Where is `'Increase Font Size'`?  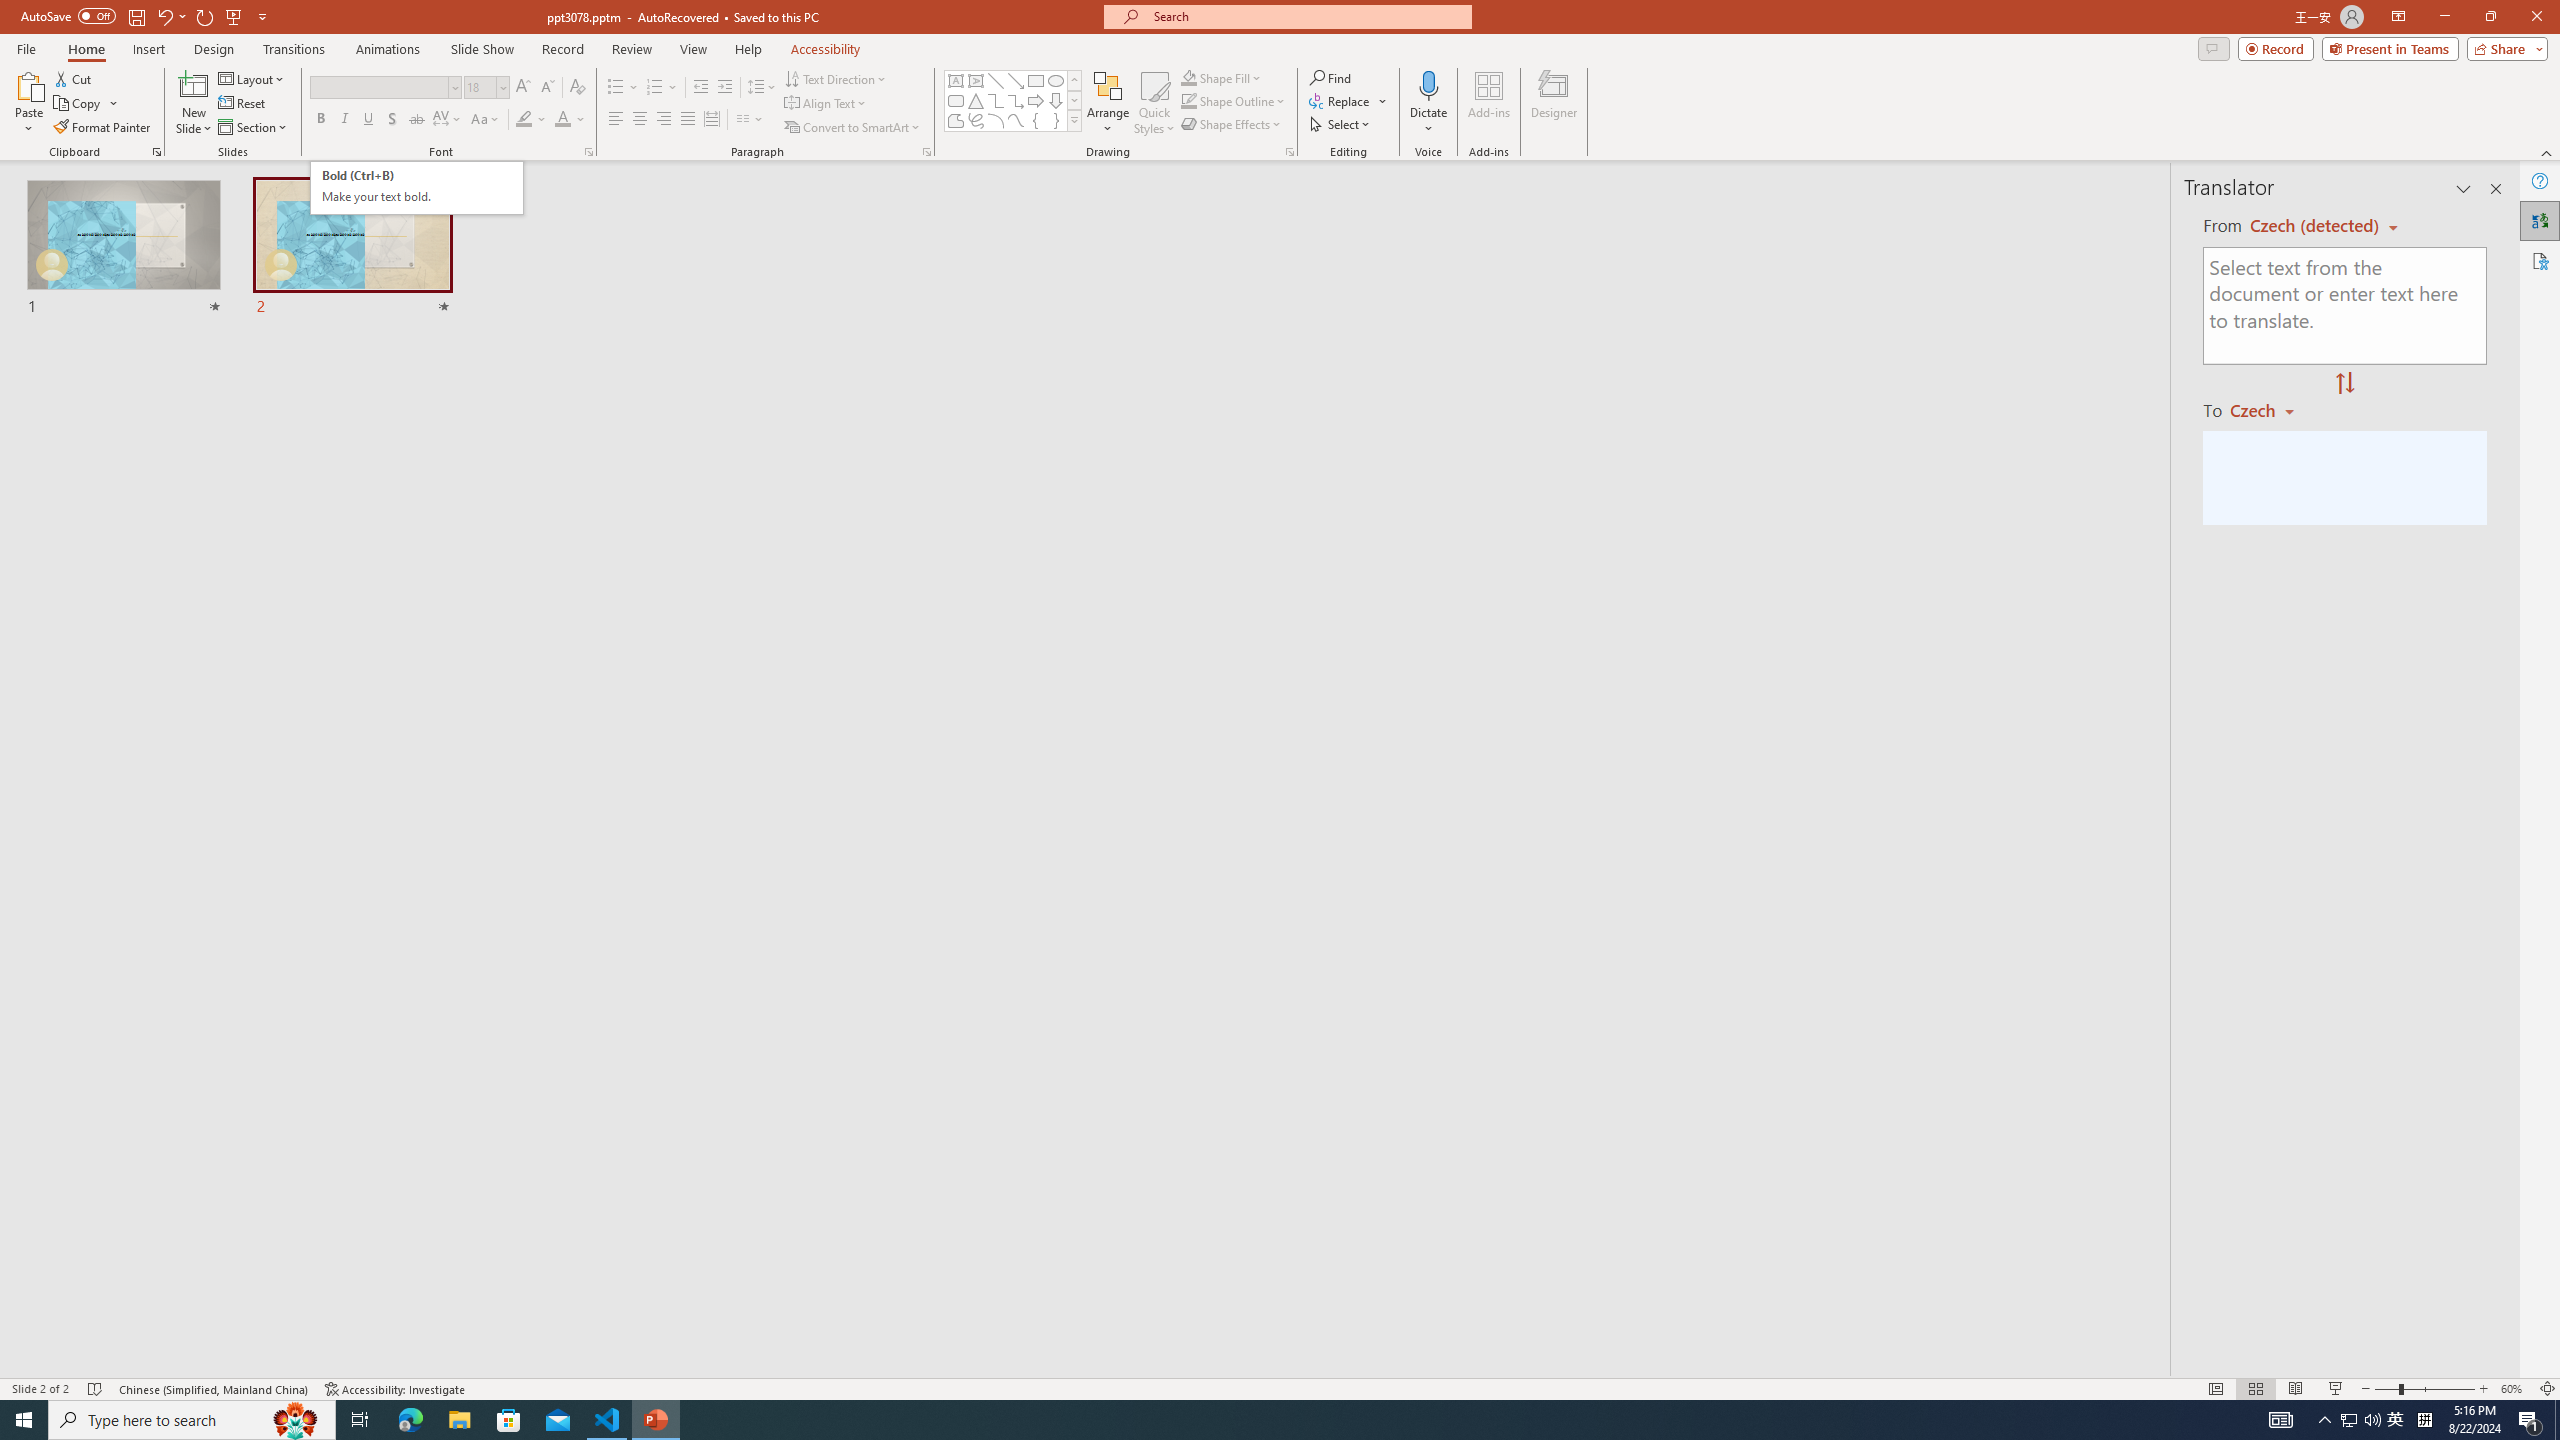
'Increase Font Size' is located at coordinates (522, 87).